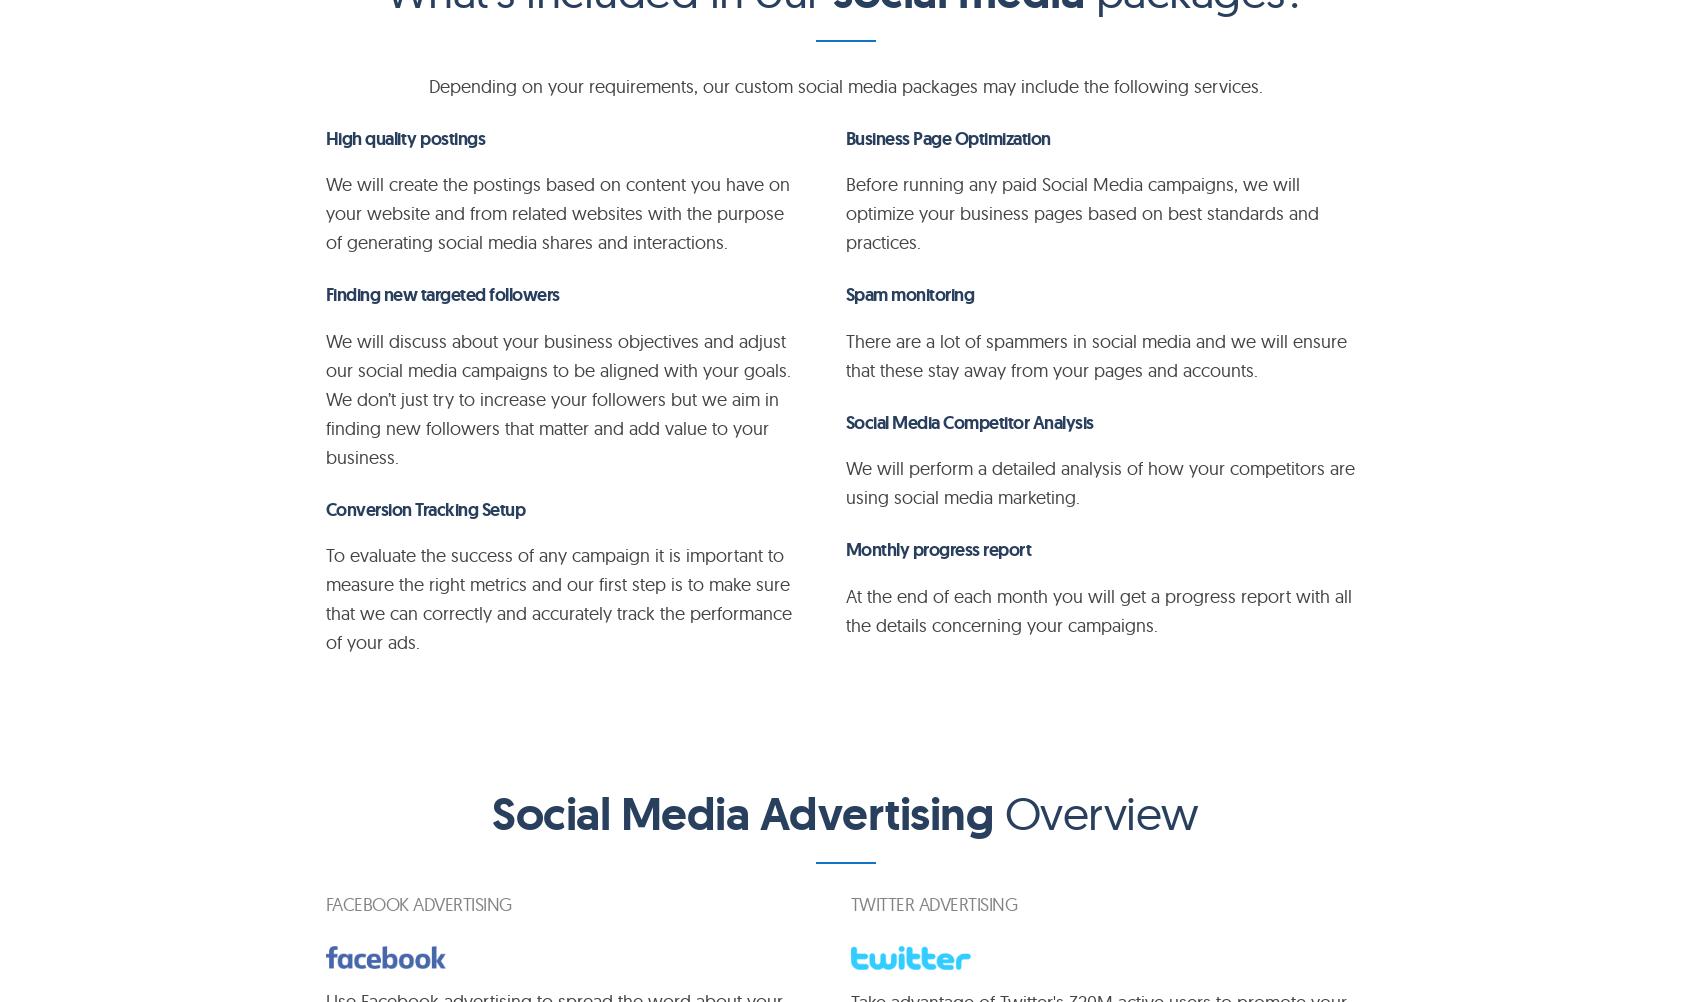  What do you see at coordinates (843, 609) in the screenshot?
I see `'At the end of each month you will get a progress report with all the details concerning your campaigns.'` at bounding box center [843, 609].